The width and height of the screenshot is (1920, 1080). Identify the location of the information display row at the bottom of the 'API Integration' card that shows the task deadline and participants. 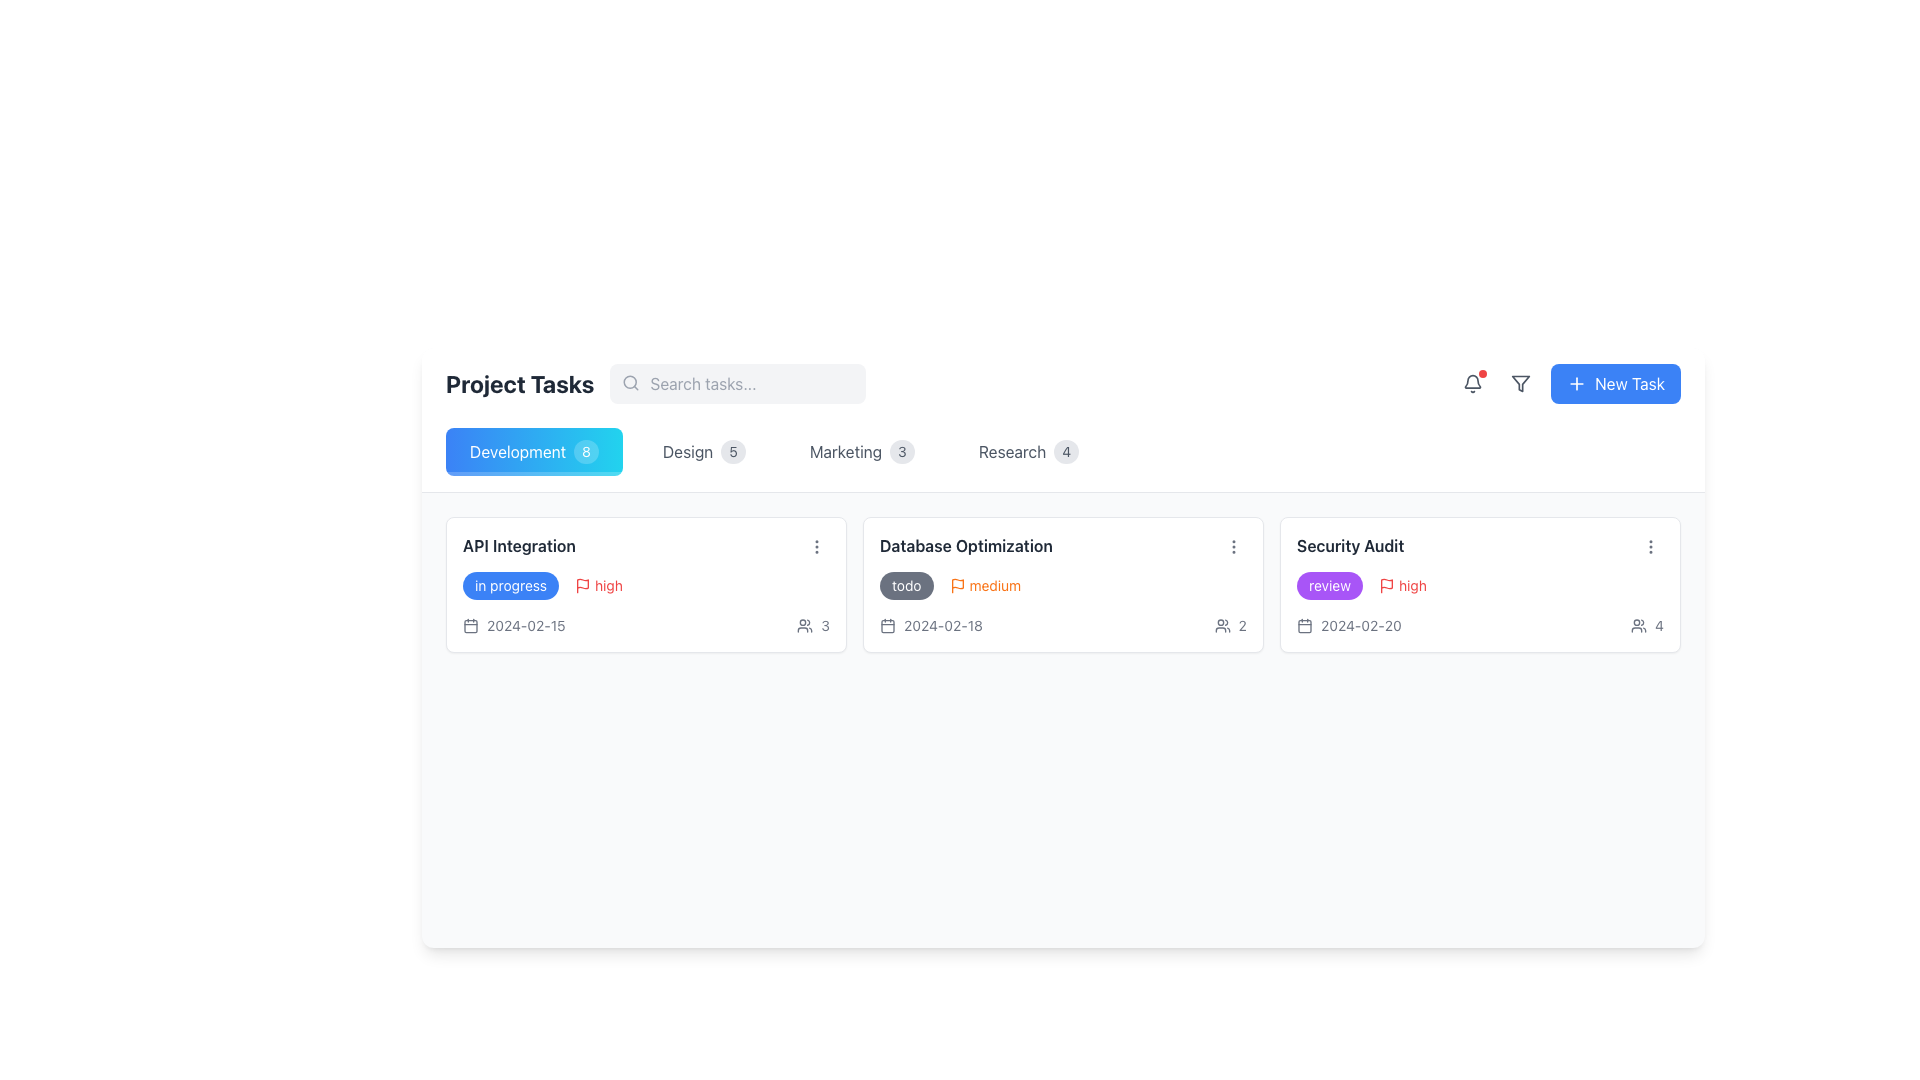
(646, 624).